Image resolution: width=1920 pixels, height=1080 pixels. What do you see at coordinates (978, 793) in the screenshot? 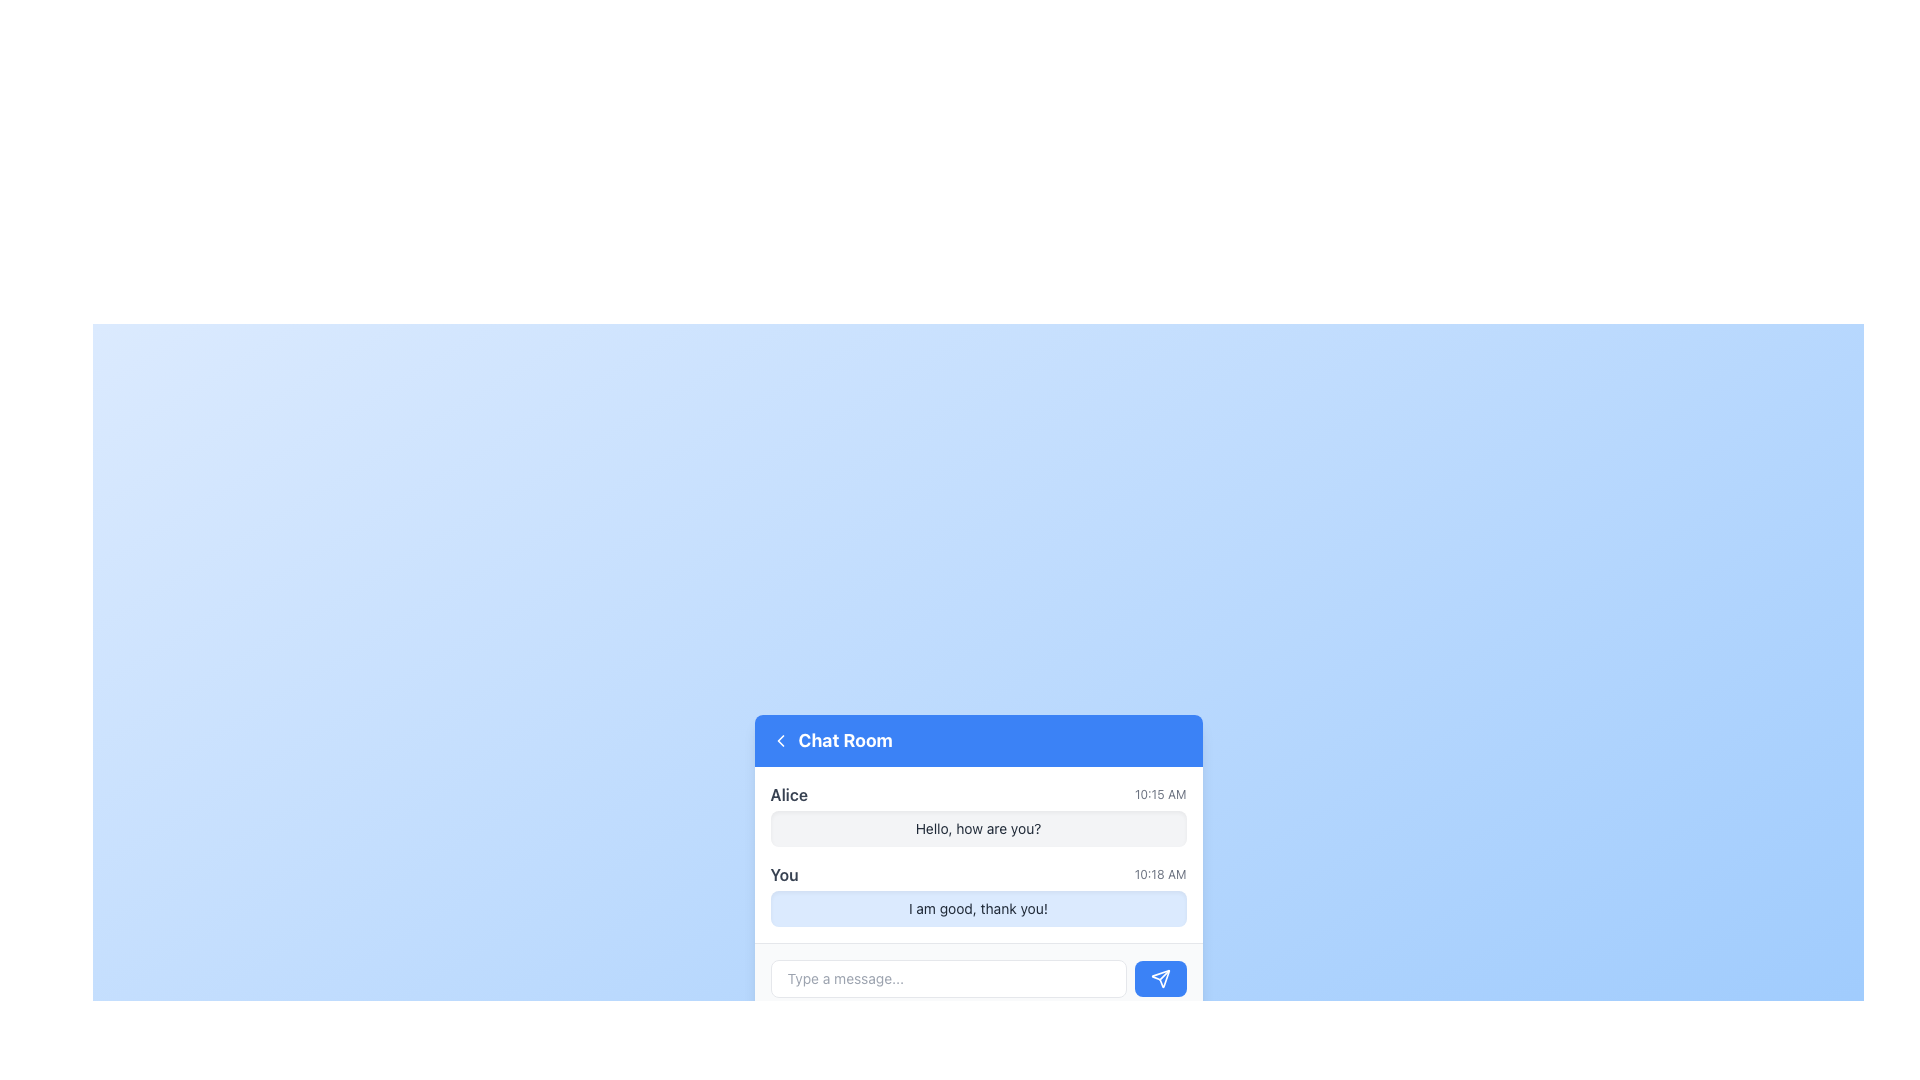
I see `the Informational display row that shows the sender's name and the time the message was sent, positioned above the message 'Hello, how are you?'` at bounding box center [978, 793].